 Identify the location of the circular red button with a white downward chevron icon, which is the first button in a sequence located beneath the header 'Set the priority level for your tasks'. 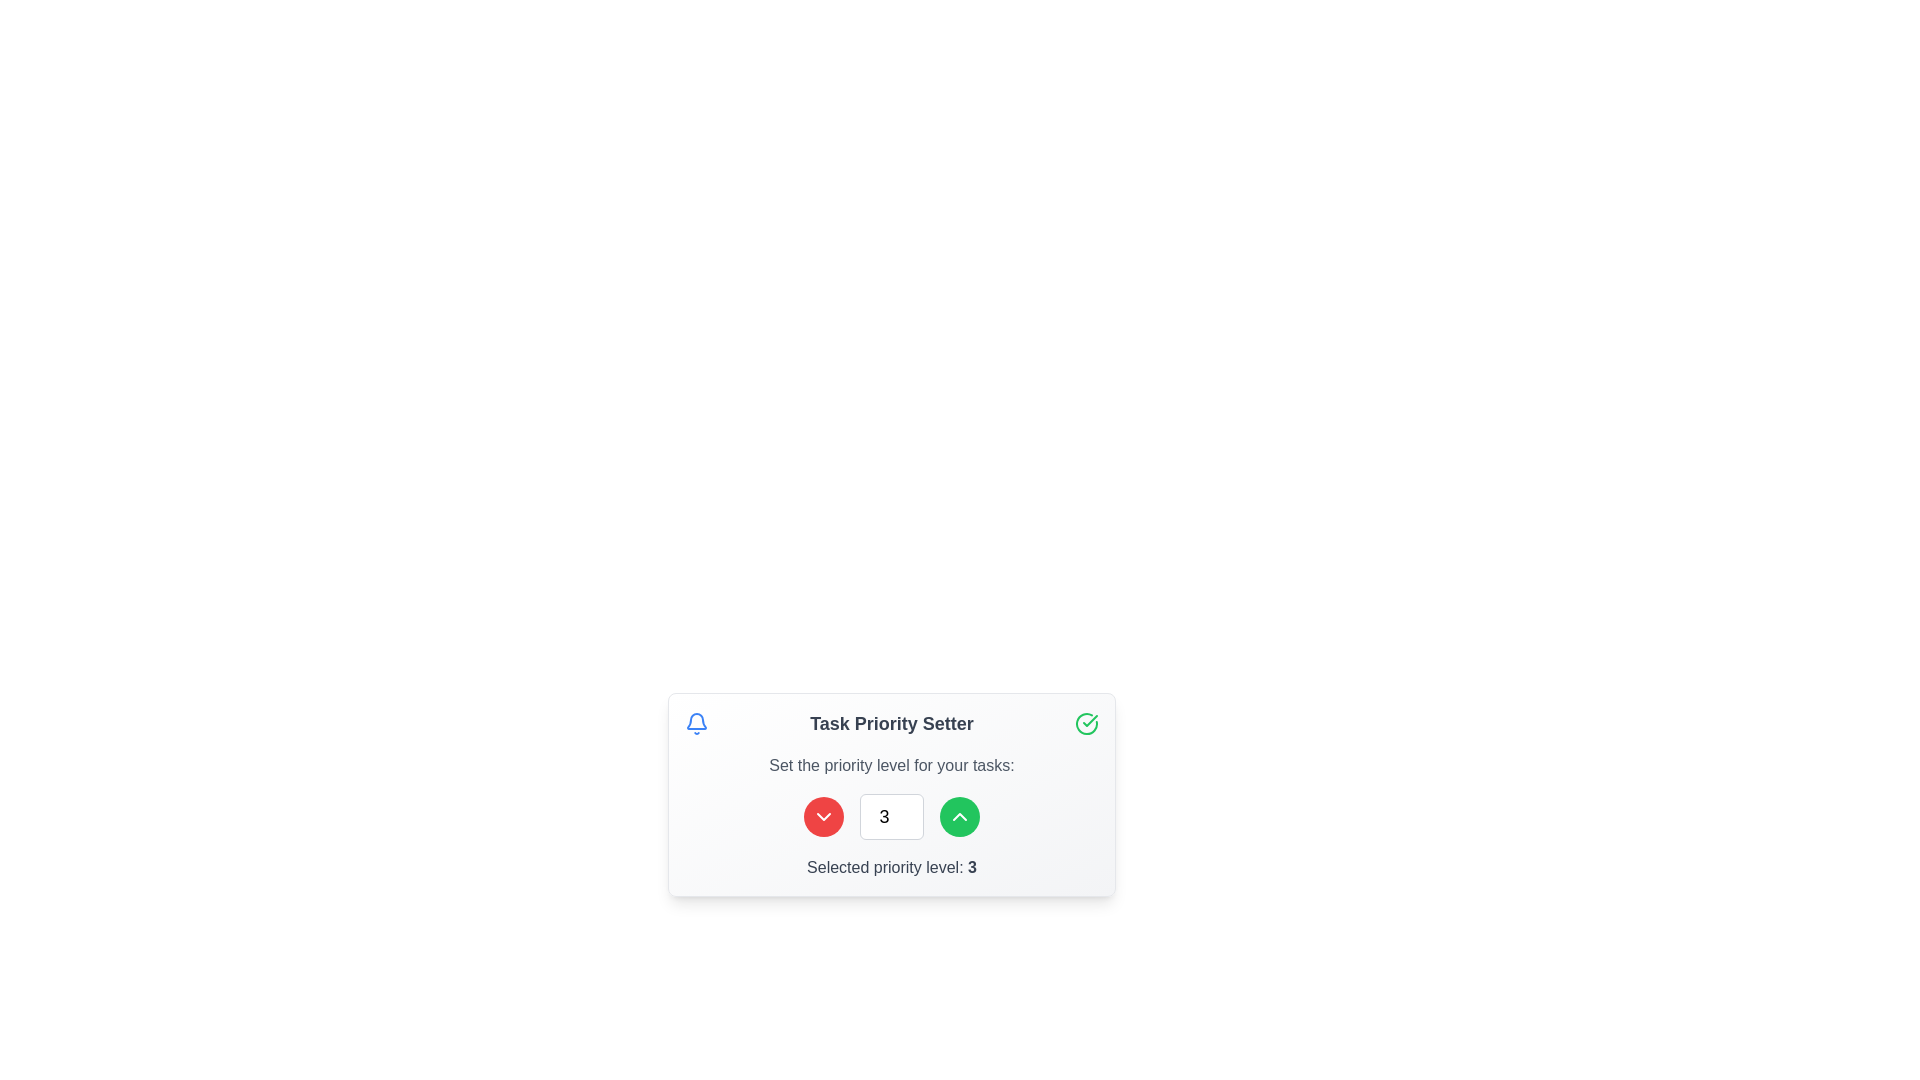
(824, 817).